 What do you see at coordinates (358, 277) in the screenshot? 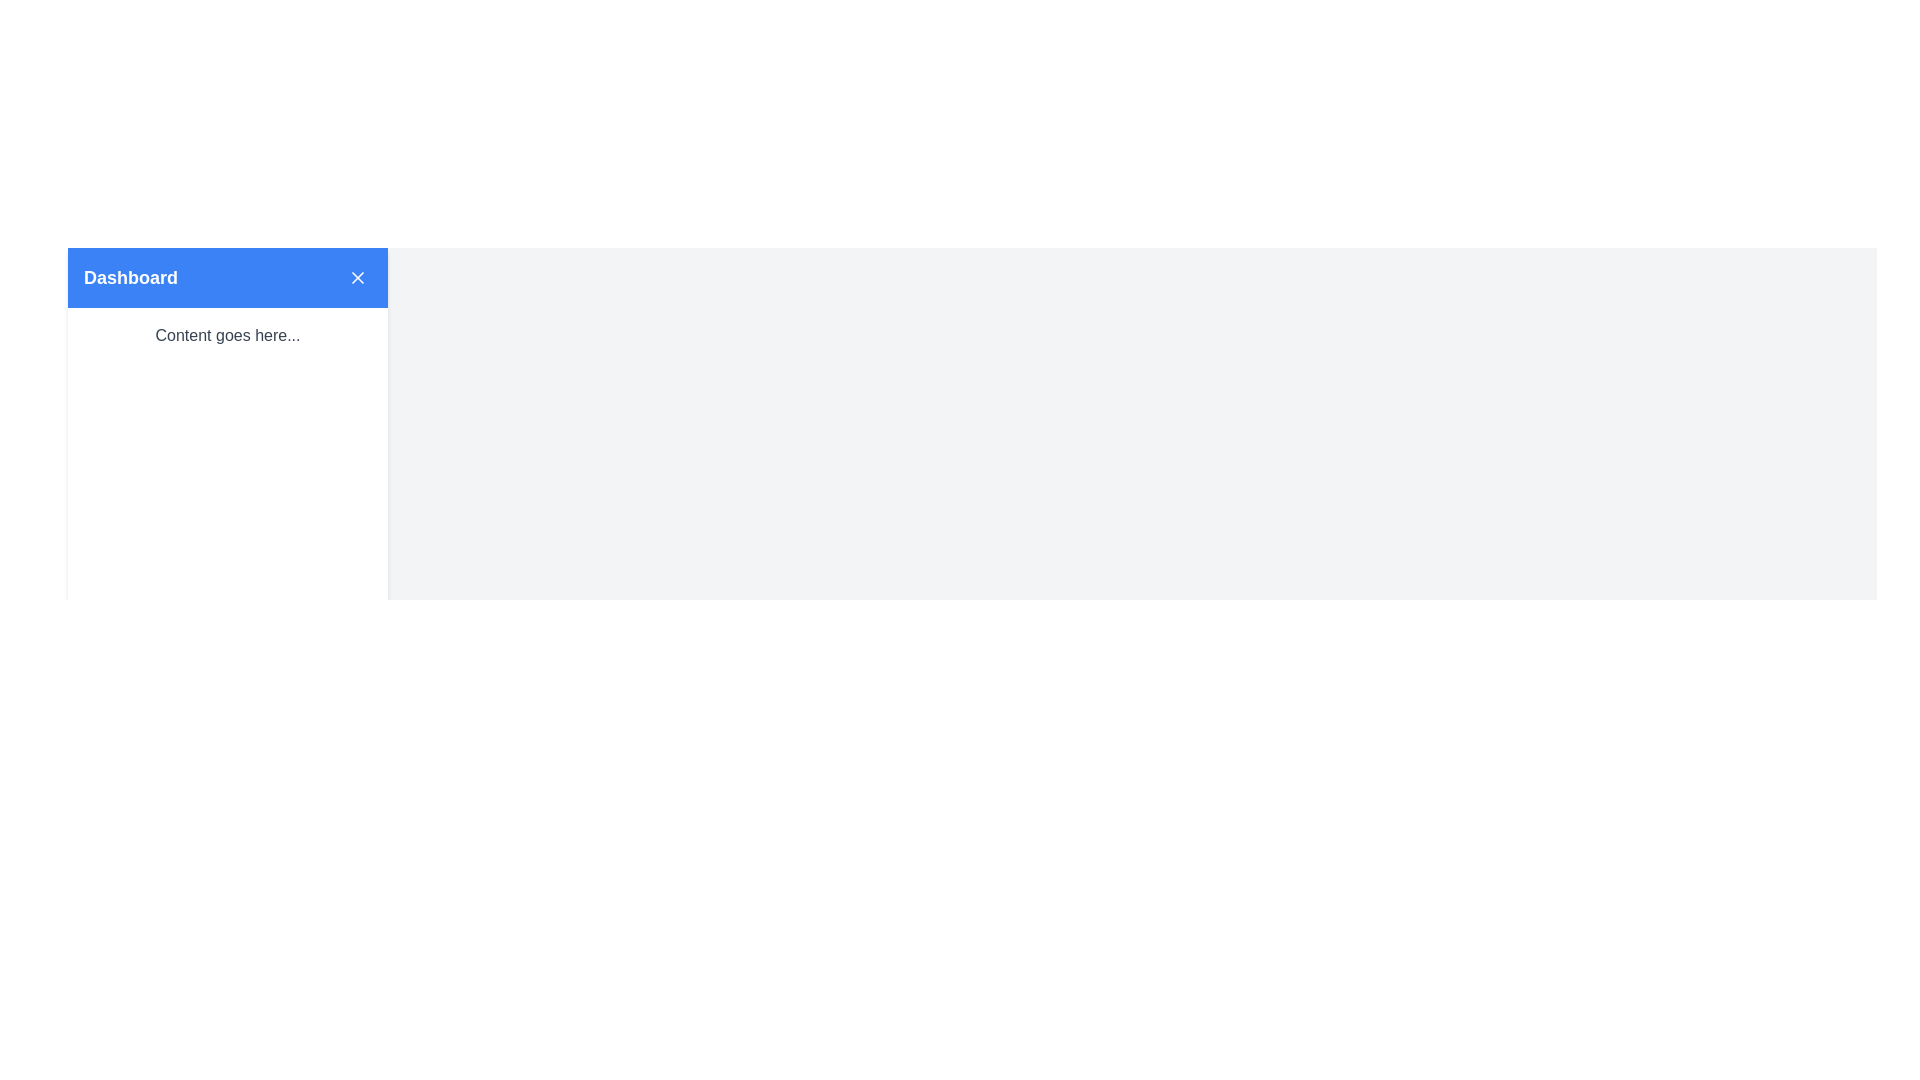
I see `the close button located in the top-right corner of the blue header bar labeled 'Dashboard'` at bounding box center [358, 277].